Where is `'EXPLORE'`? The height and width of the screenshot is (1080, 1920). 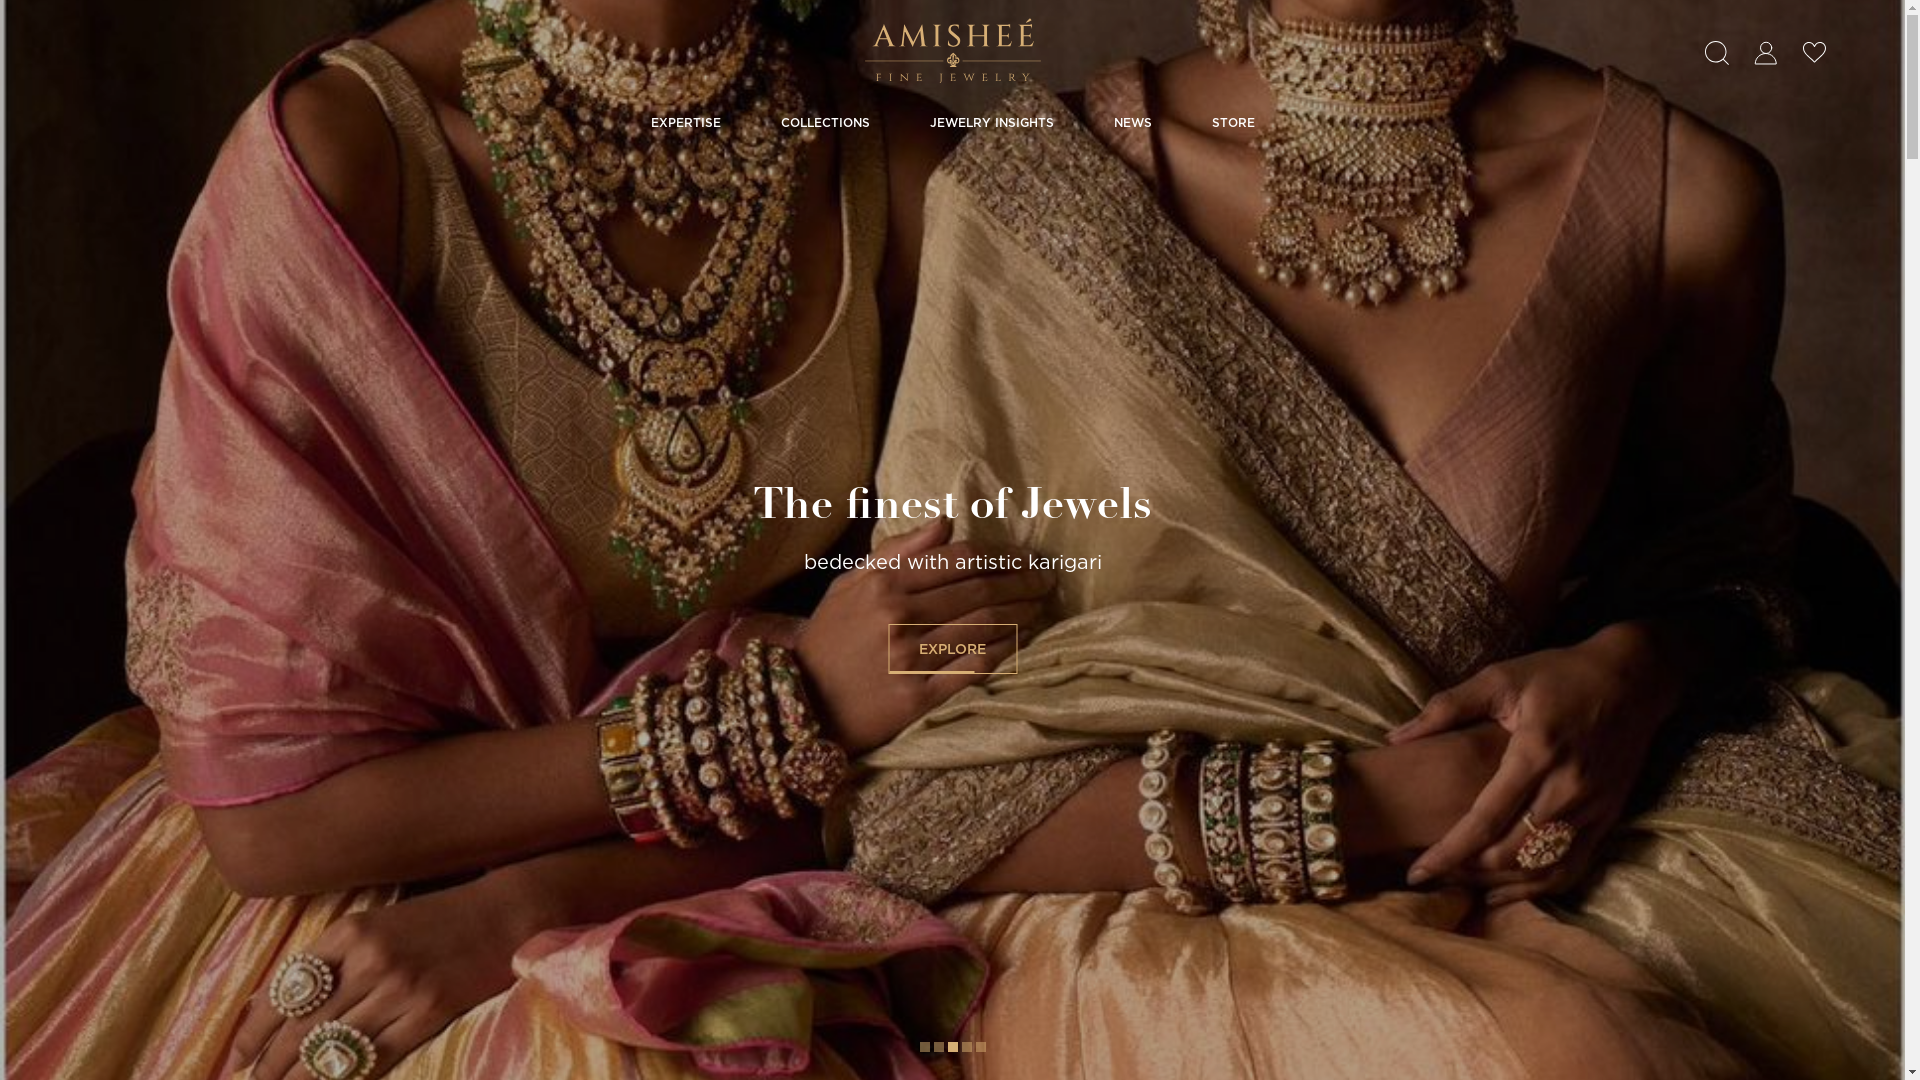 'EXPLORE' is located at coordinates (951, 648).